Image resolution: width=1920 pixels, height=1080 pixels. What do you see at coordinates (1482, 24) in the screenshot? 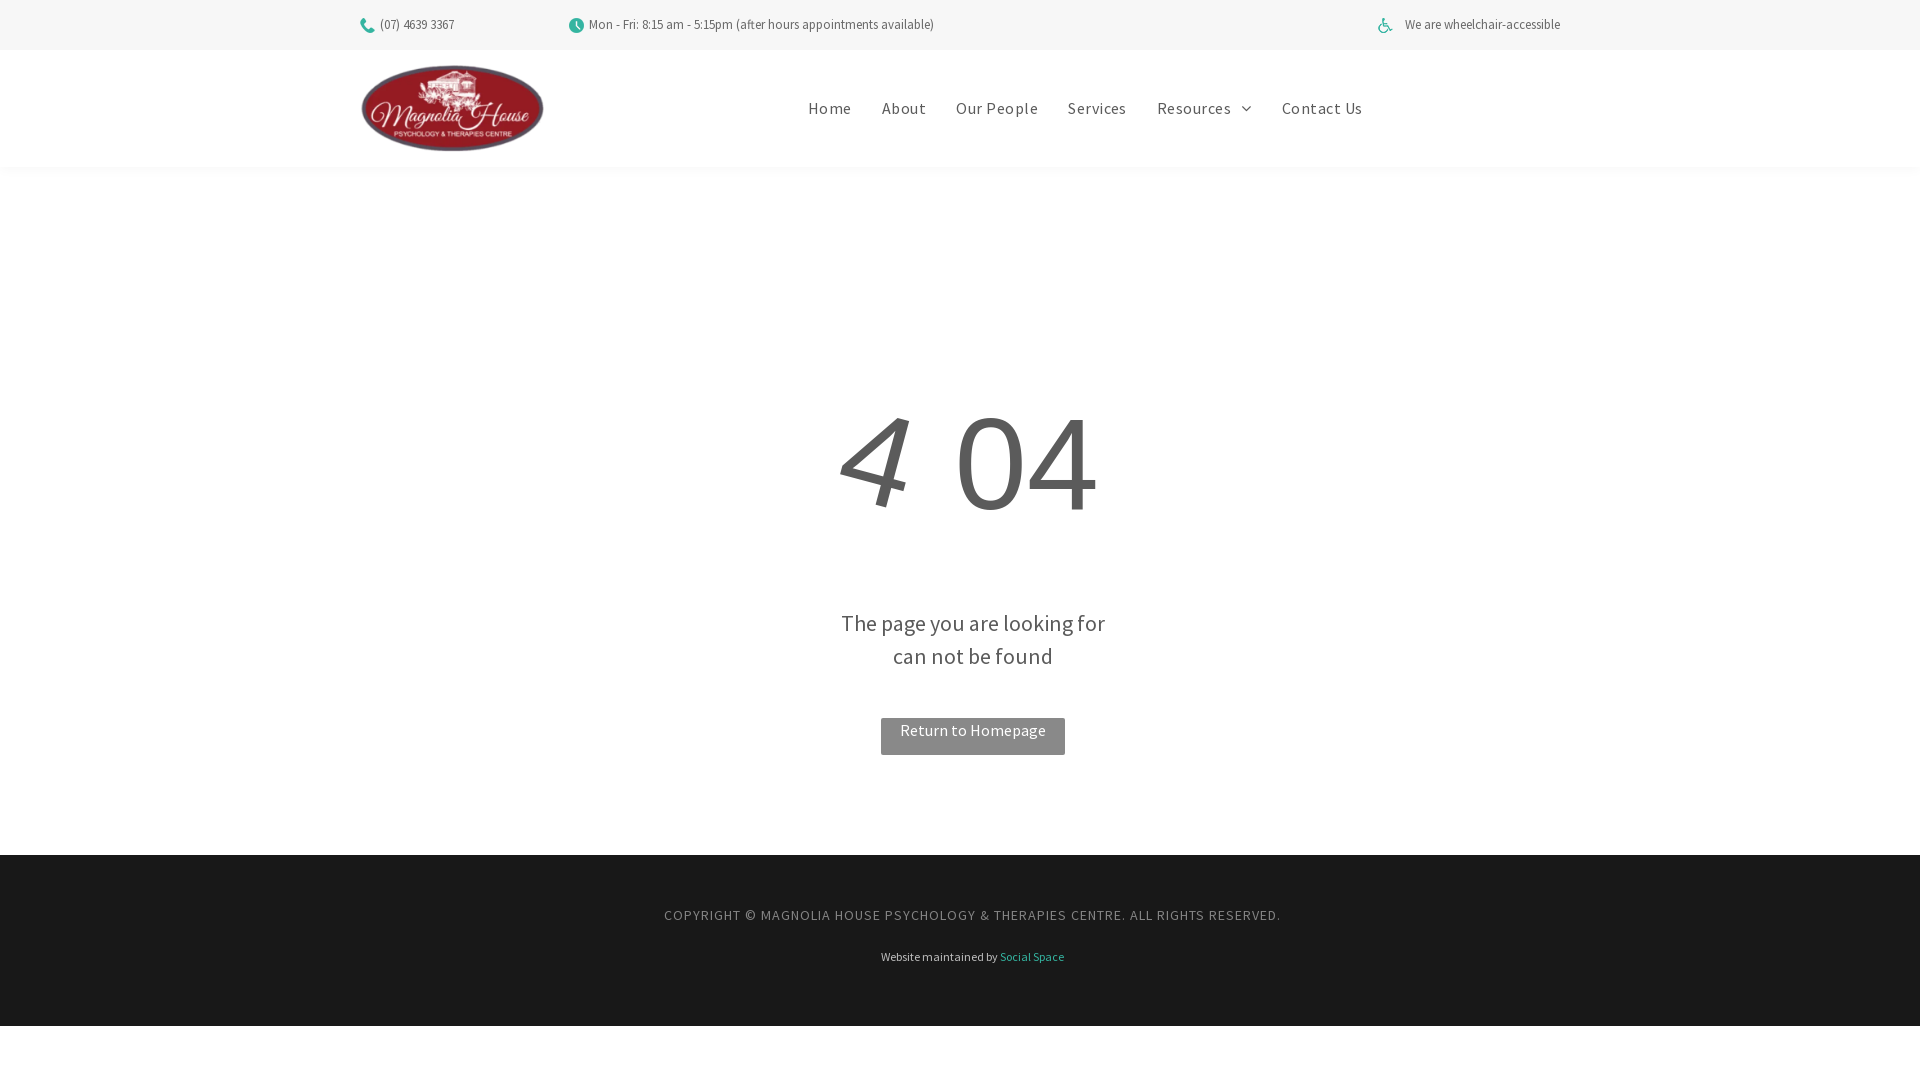
I see `'We are wheelchair-accessible'` at bounding box center [1482, 24].